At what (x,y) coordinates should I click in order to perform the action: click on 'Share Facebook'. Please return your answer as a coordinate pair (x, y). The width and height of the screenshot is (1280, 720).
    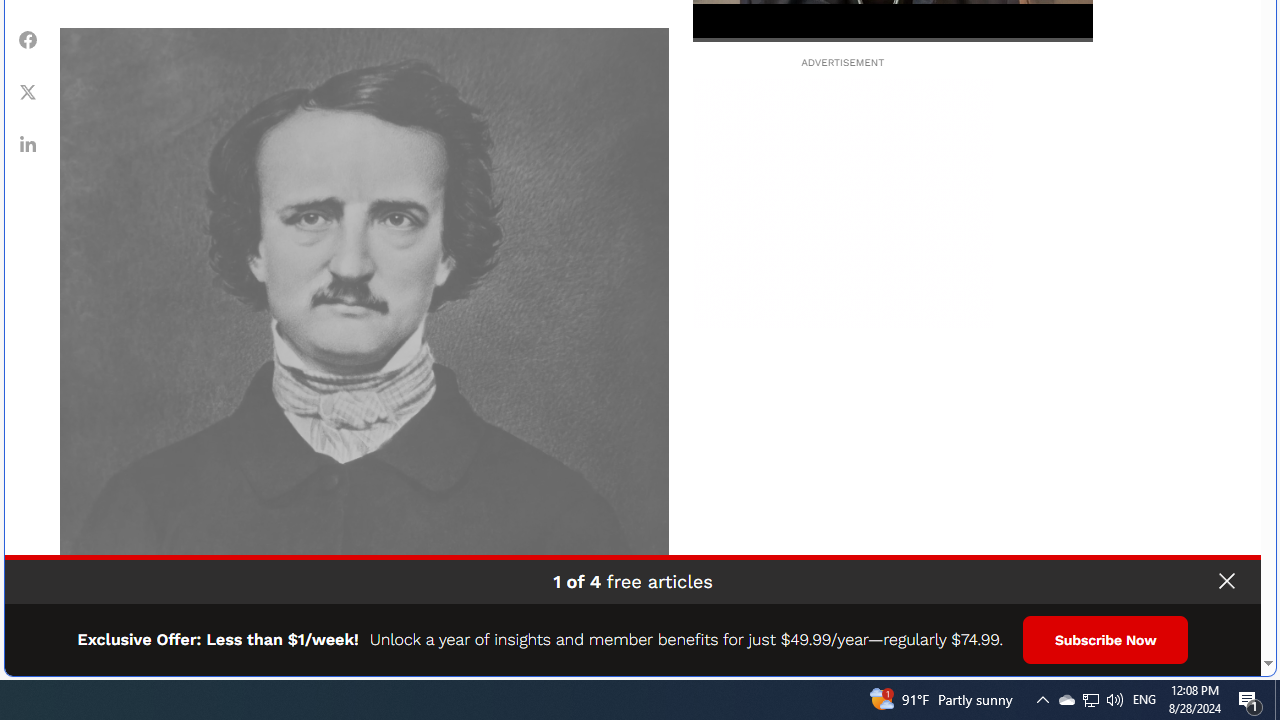
    Looking at the image, I should click on (28, 39).